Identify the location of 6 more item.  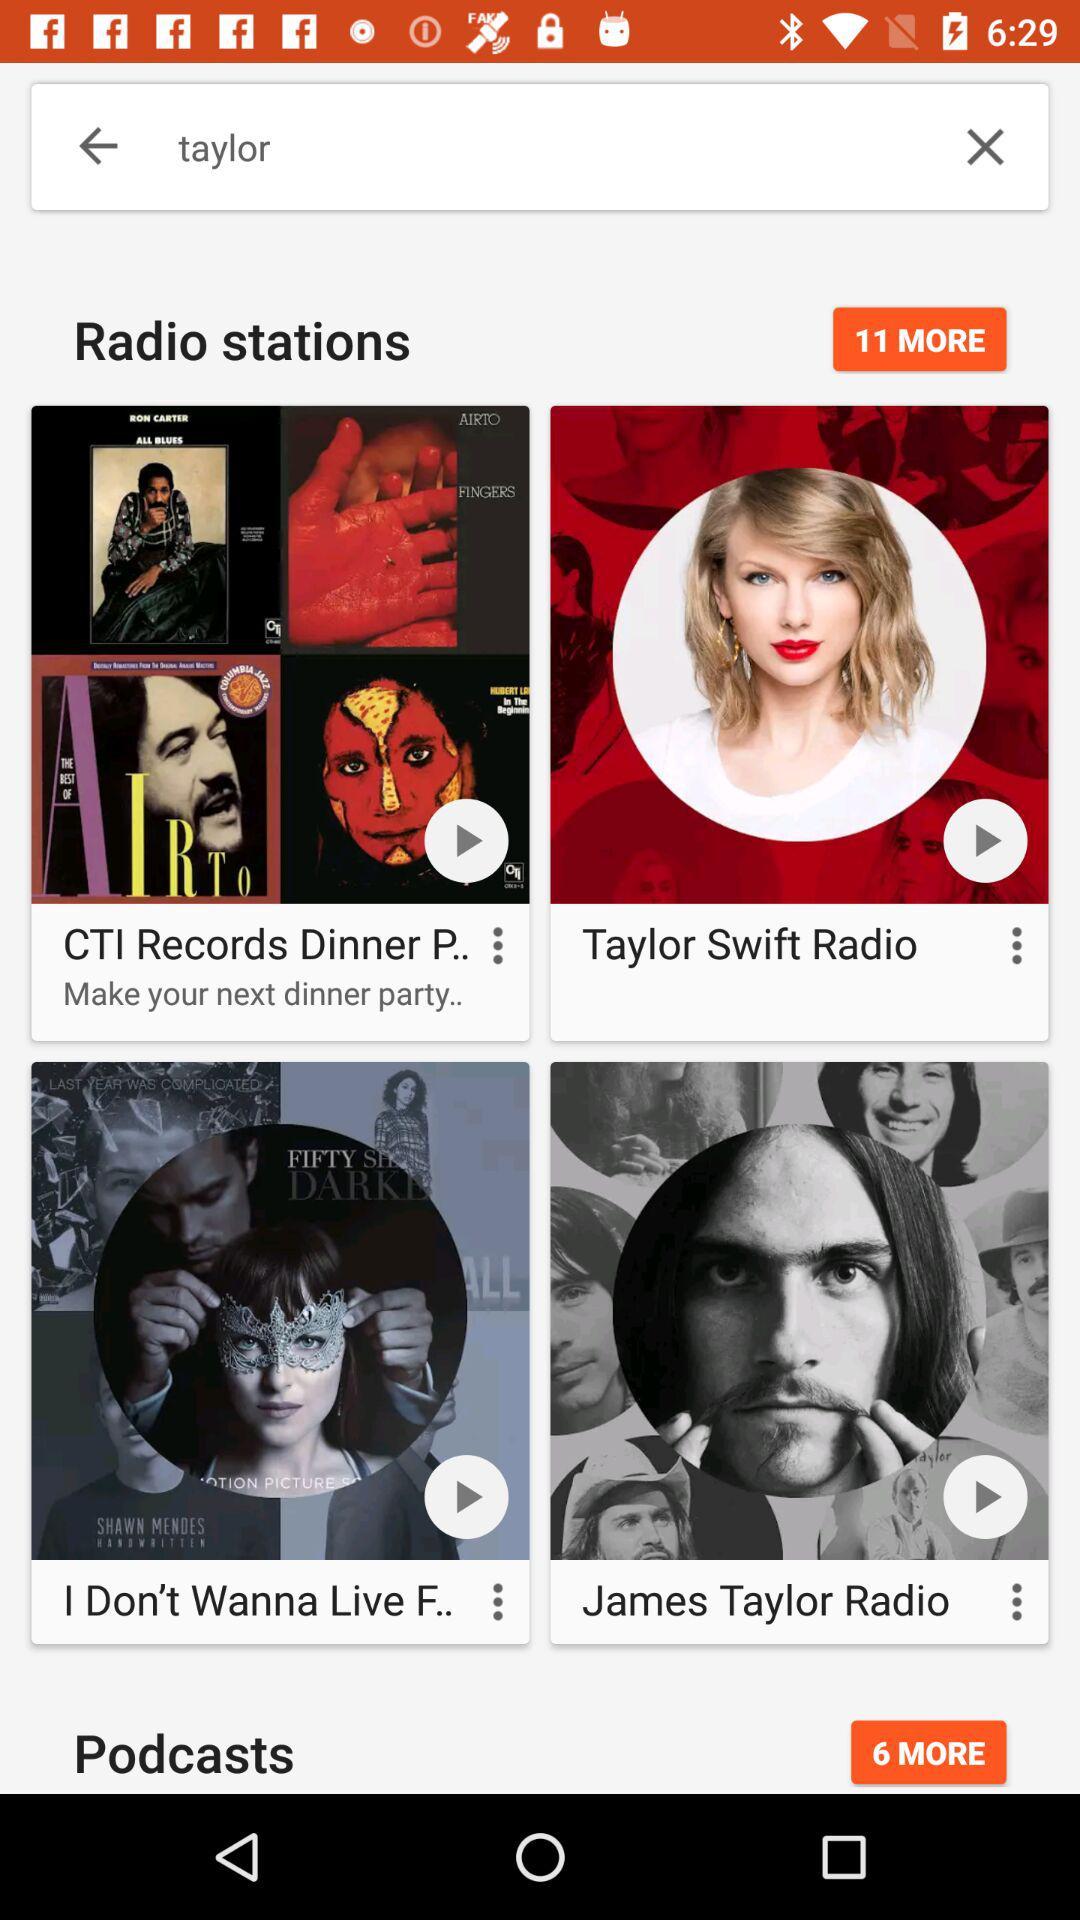
(928, 1751).